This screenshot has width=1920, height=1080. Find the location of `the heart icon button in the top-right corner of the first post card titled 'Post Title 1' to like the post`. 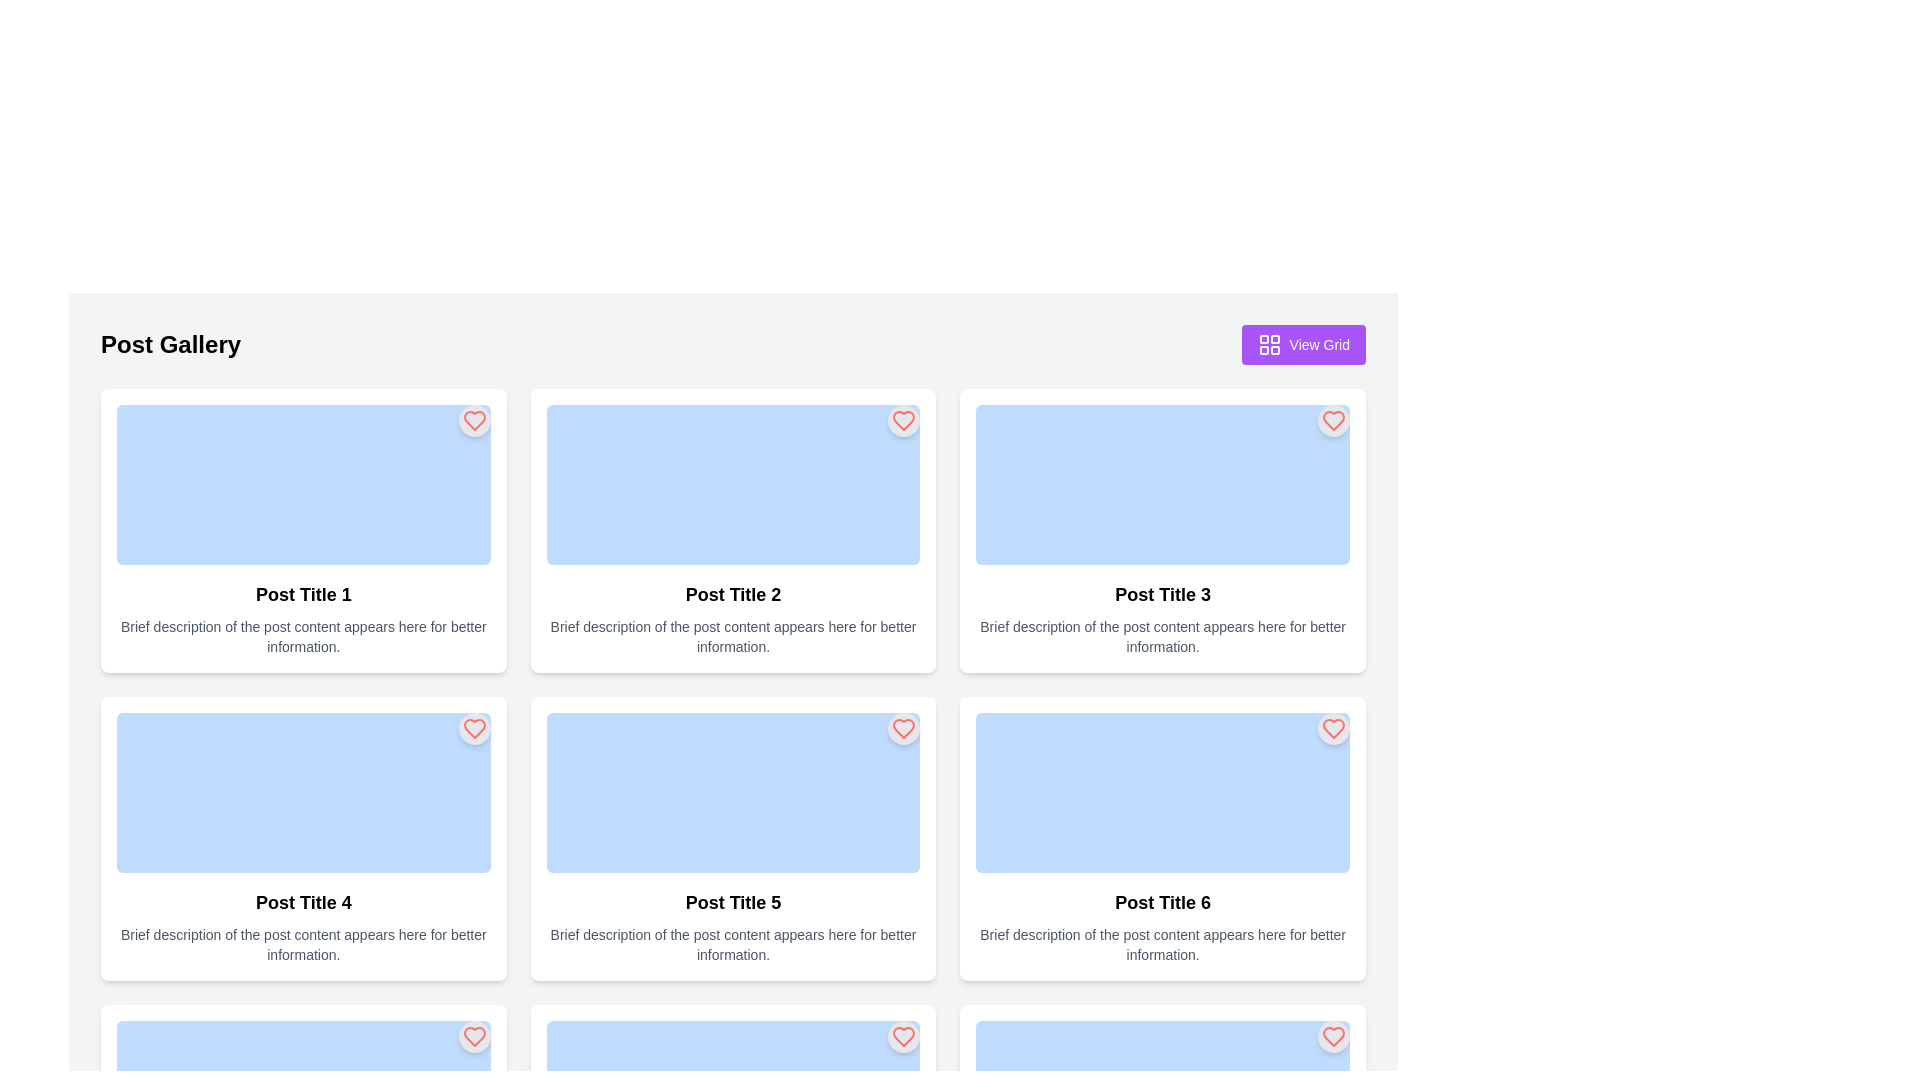

the heart icon button in the top-right corner of the first post card titled 'Post Title 1' to like the post is located at coordinates (473, 419).